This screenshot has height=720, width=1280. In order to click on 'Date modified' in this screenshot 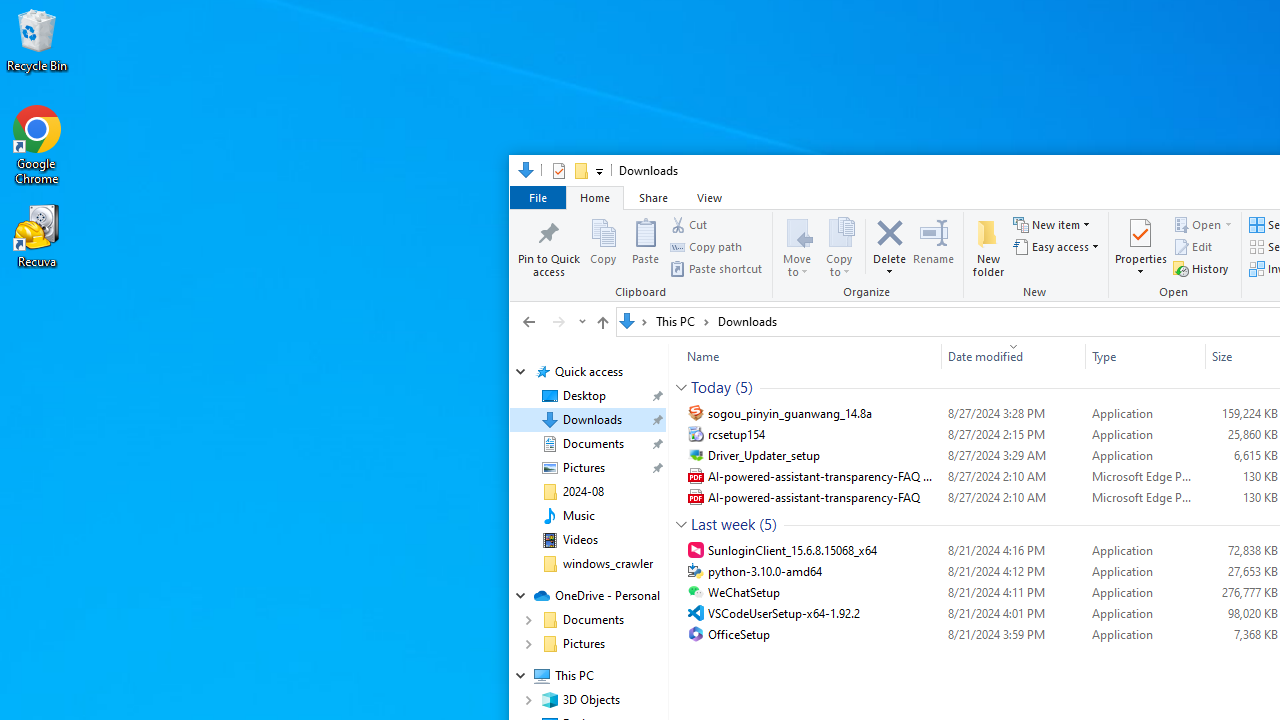, I will do `click(1013, 355)`.